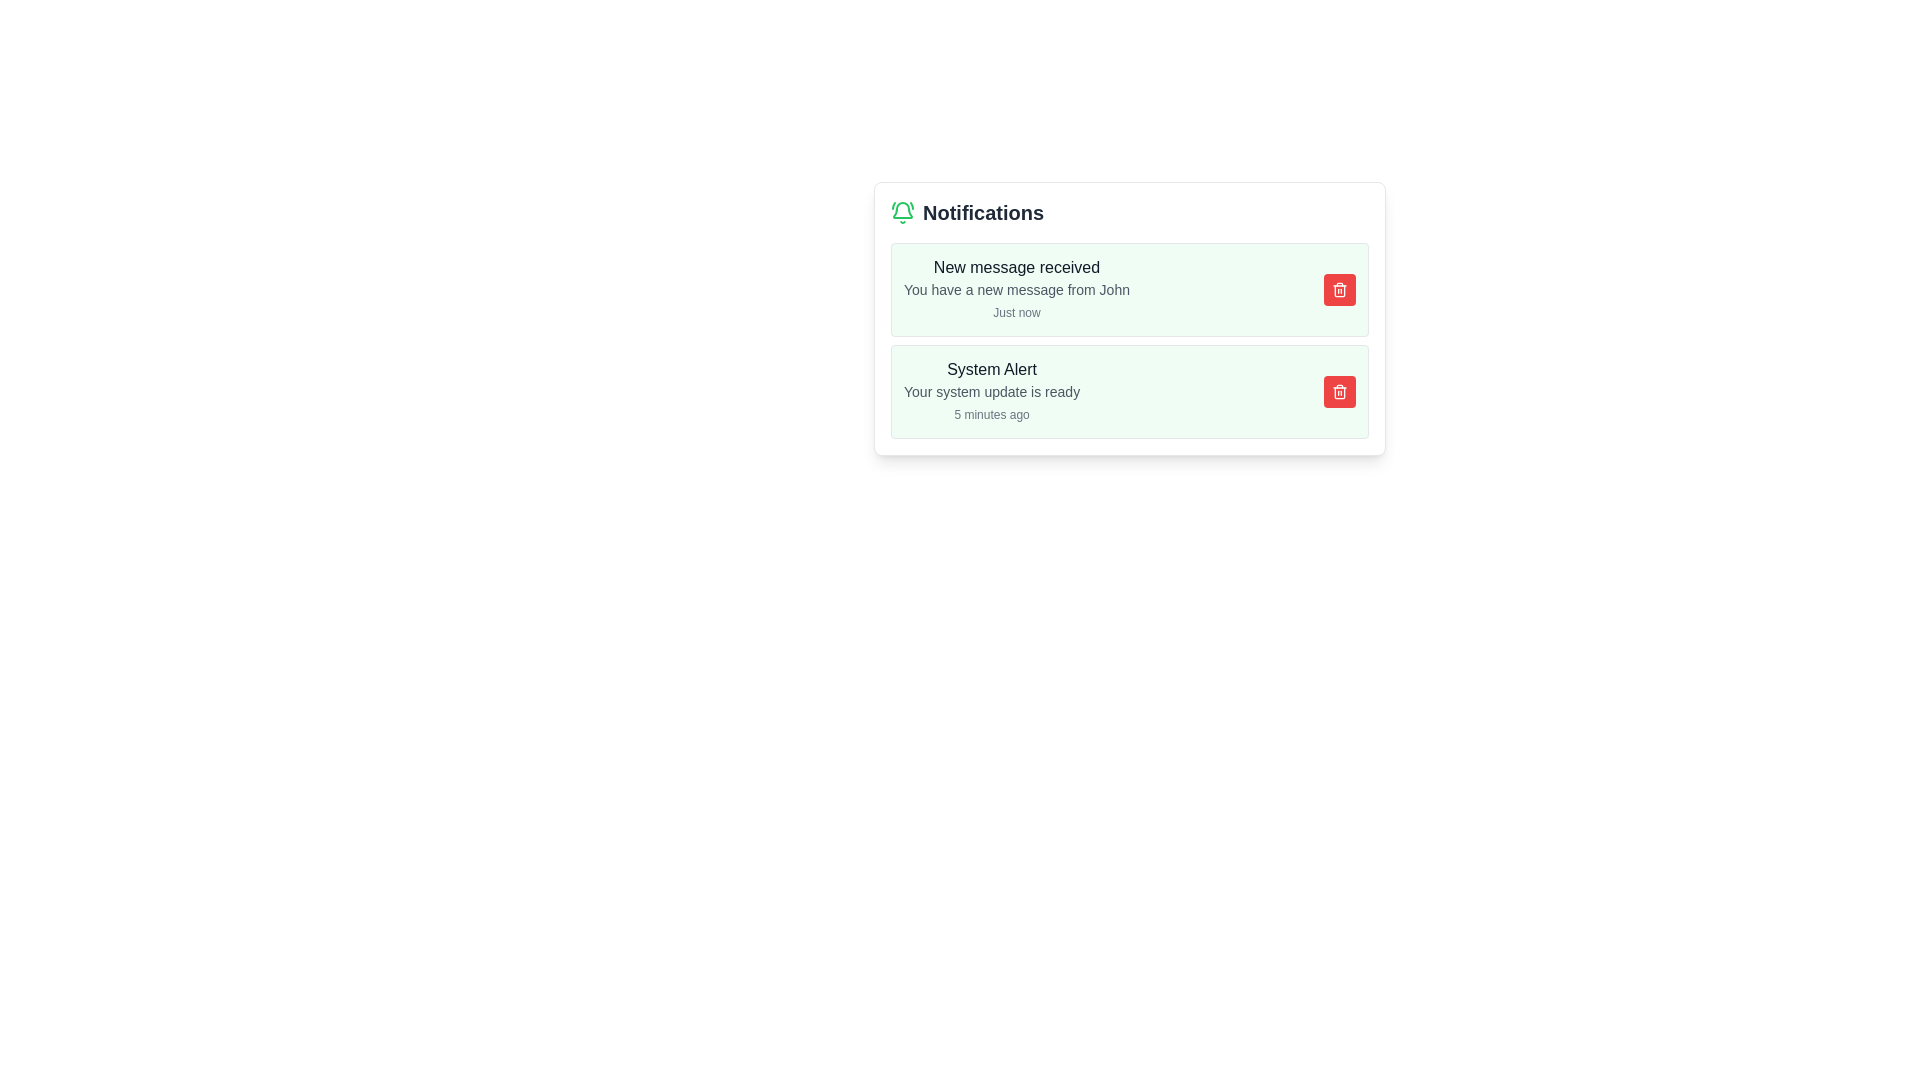  What do you see at coordinates (1017, 312) in the screenshot?
I see `the timestamp text label located at the bottom-right of the notification card` at bounding box center [1017, 312].